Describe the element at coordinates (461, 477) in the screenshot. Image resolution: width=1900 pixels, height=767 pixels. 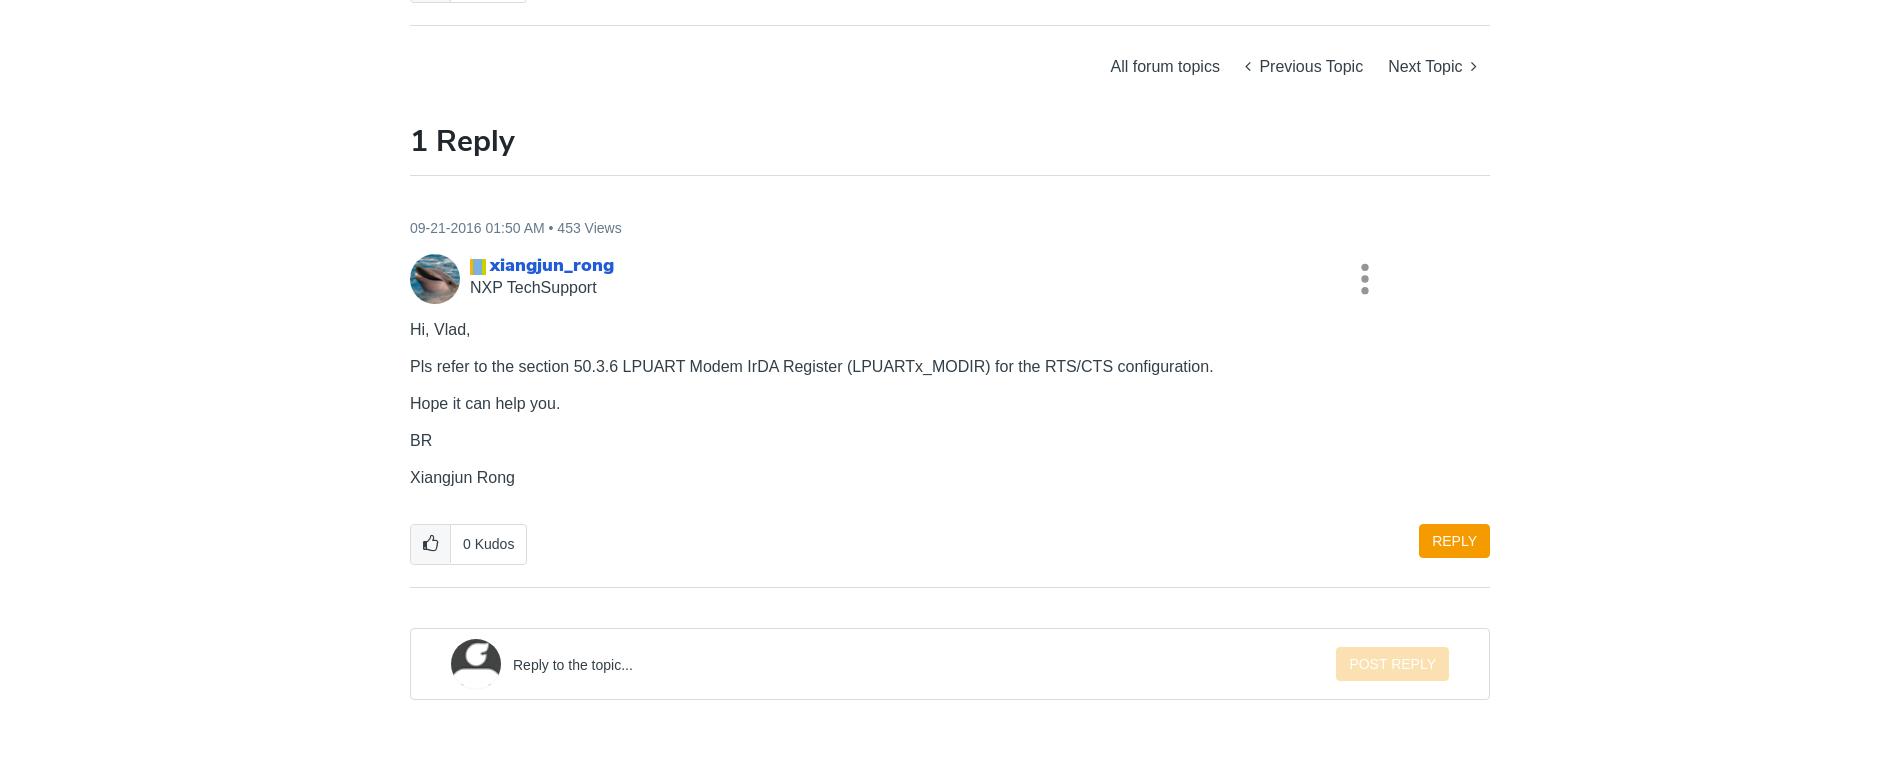
I see `'Xiangjun Rong'` at that location.